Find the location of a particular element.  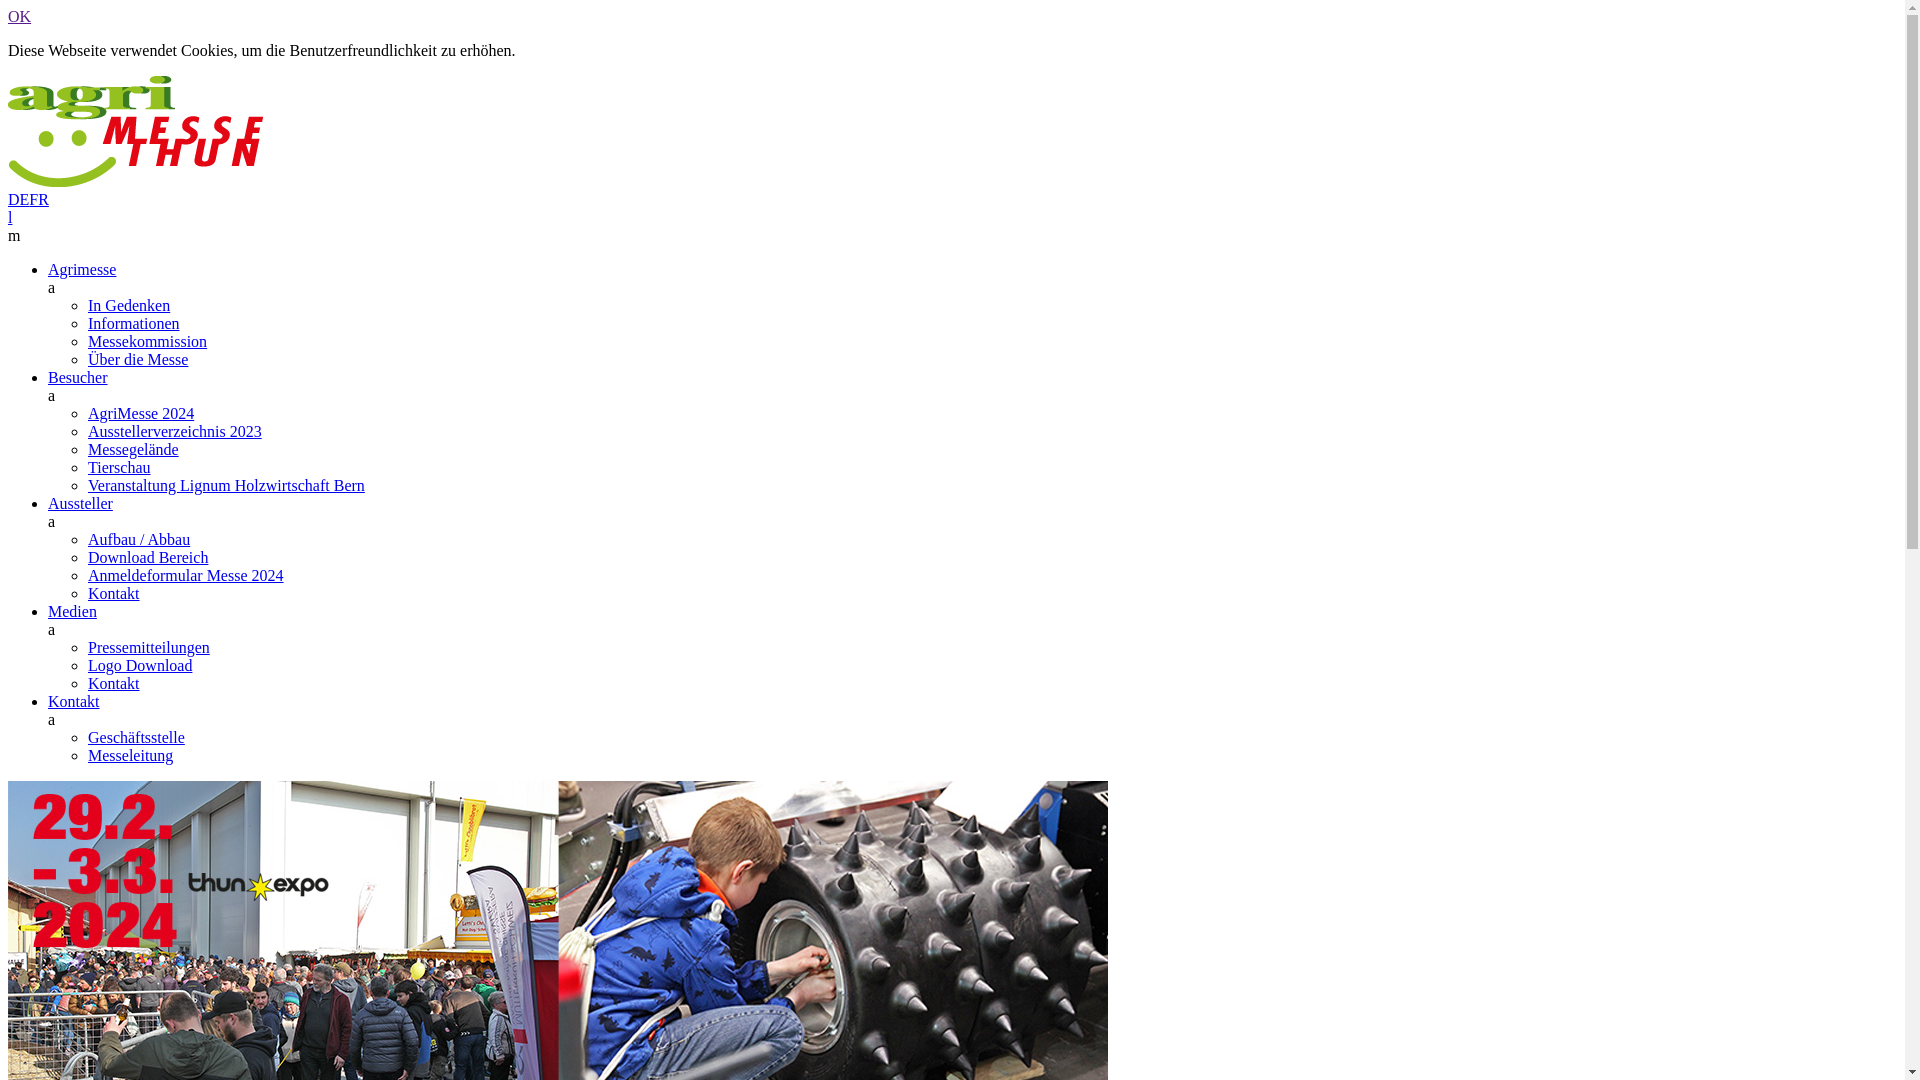

'DE' is located at coordinates (18, 199).